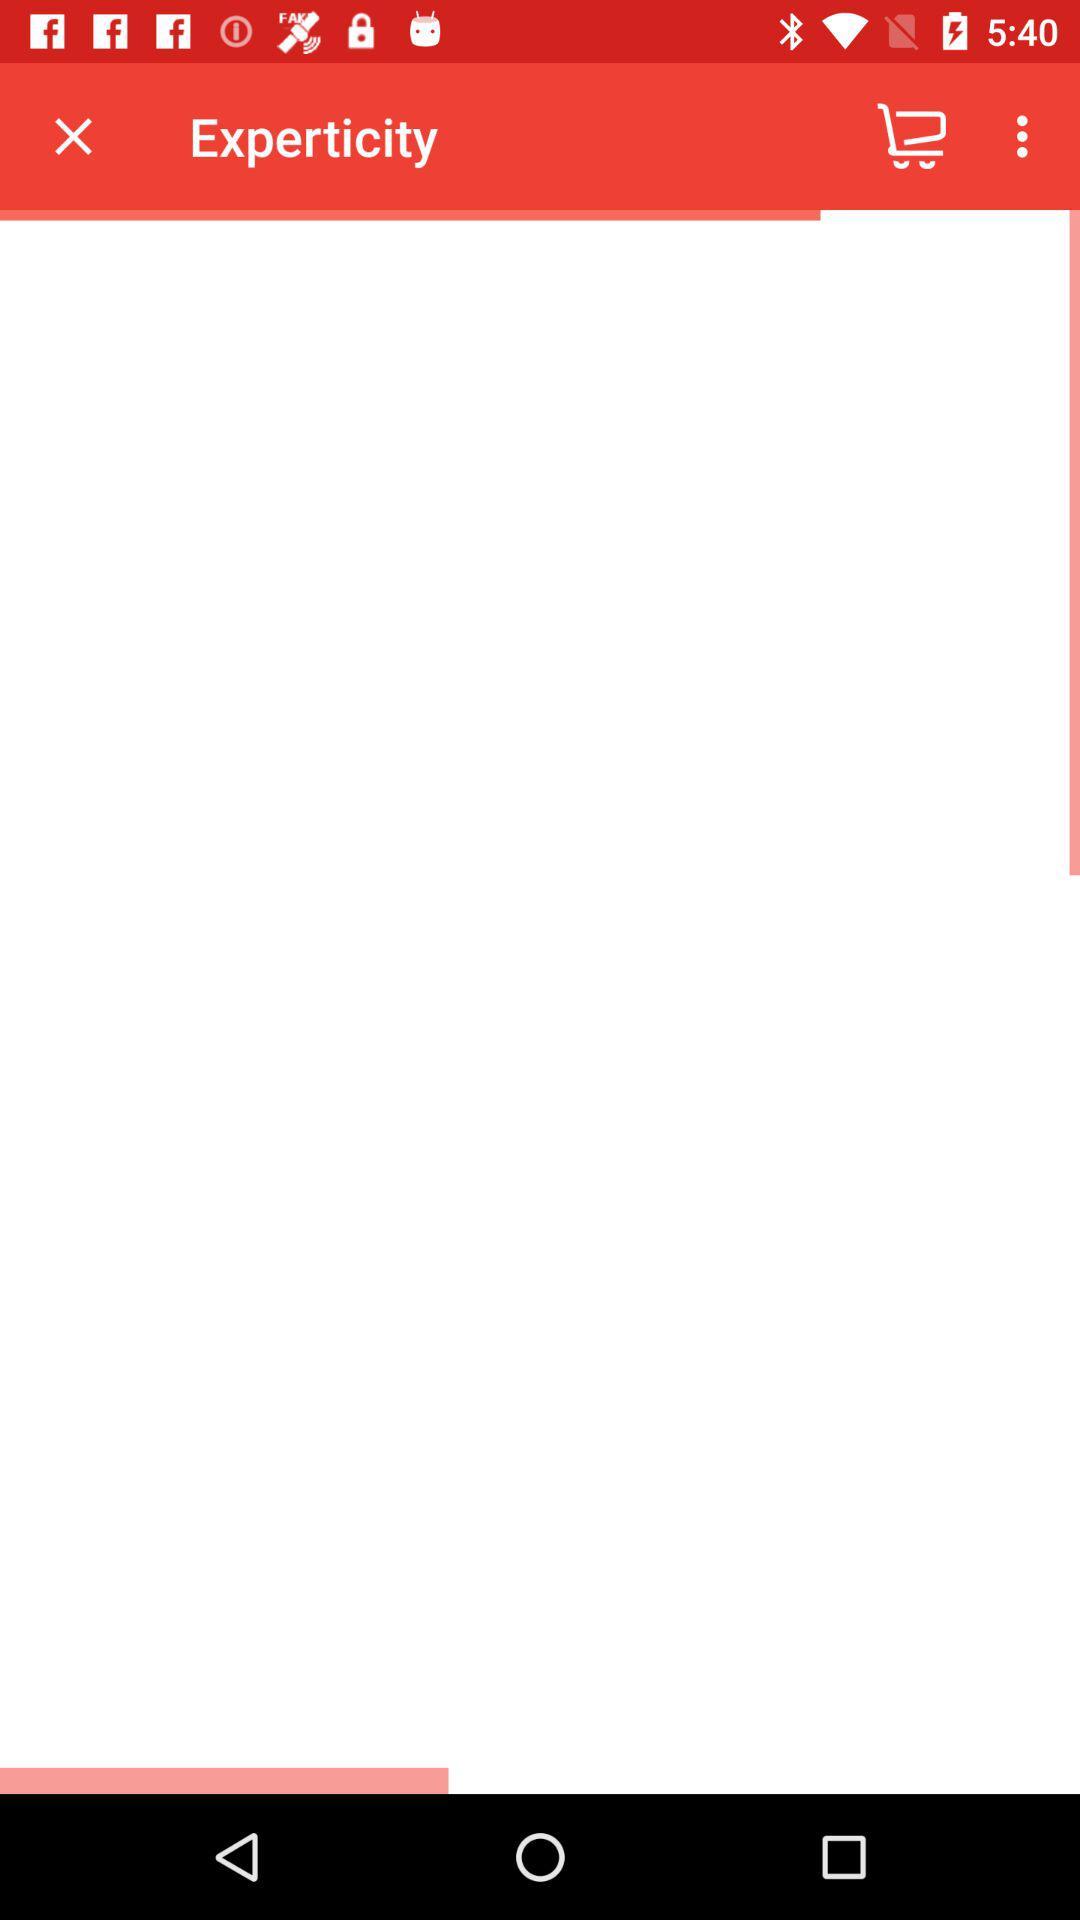 This screenshot has height=1920, width=1080. What do you see at coordinates (911, 135) in the screenshot?
I see `item to the right of the experticity icon` at bounding box center [911, 135].